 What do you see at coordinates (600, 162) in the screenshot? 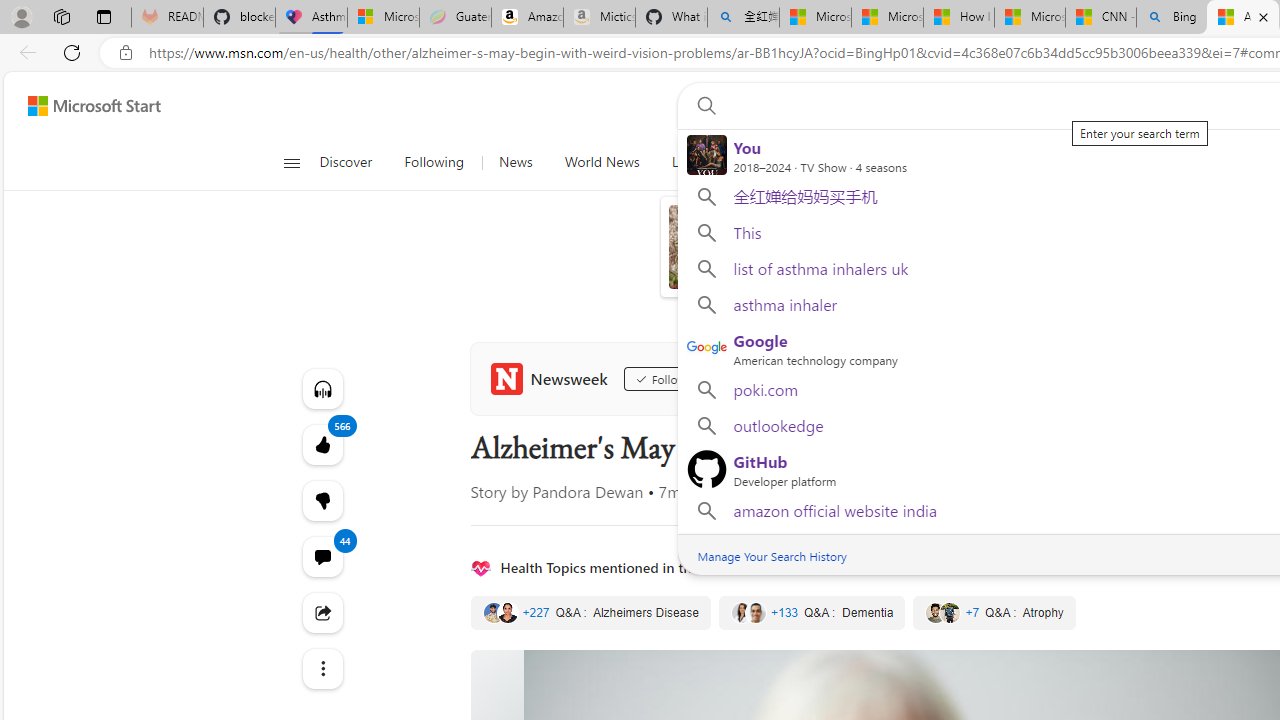
I see `'World News'` at bounding box center [600, 162].